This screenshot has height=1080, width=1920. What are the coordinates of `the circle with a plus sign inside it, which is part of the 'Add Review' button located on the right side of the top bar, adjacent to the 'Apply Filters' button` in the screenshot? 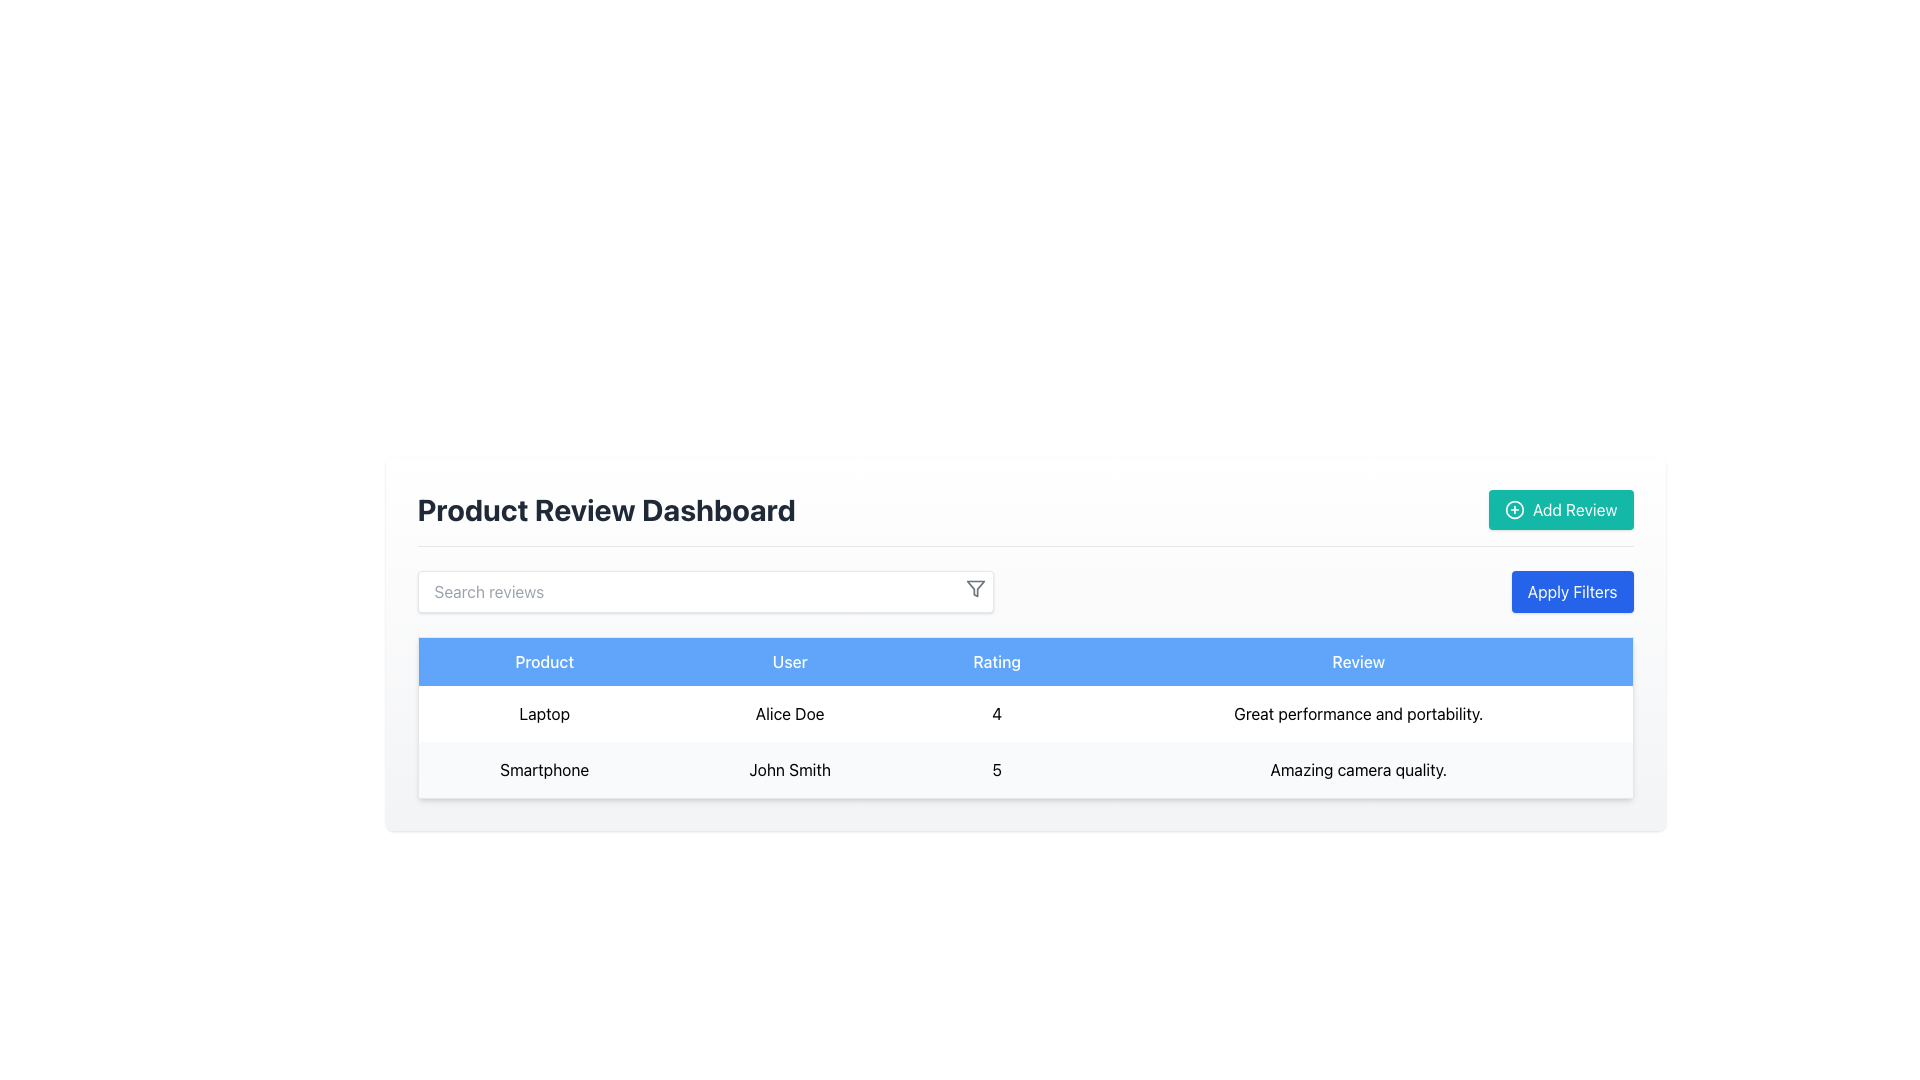 It's located at (1514, 508).